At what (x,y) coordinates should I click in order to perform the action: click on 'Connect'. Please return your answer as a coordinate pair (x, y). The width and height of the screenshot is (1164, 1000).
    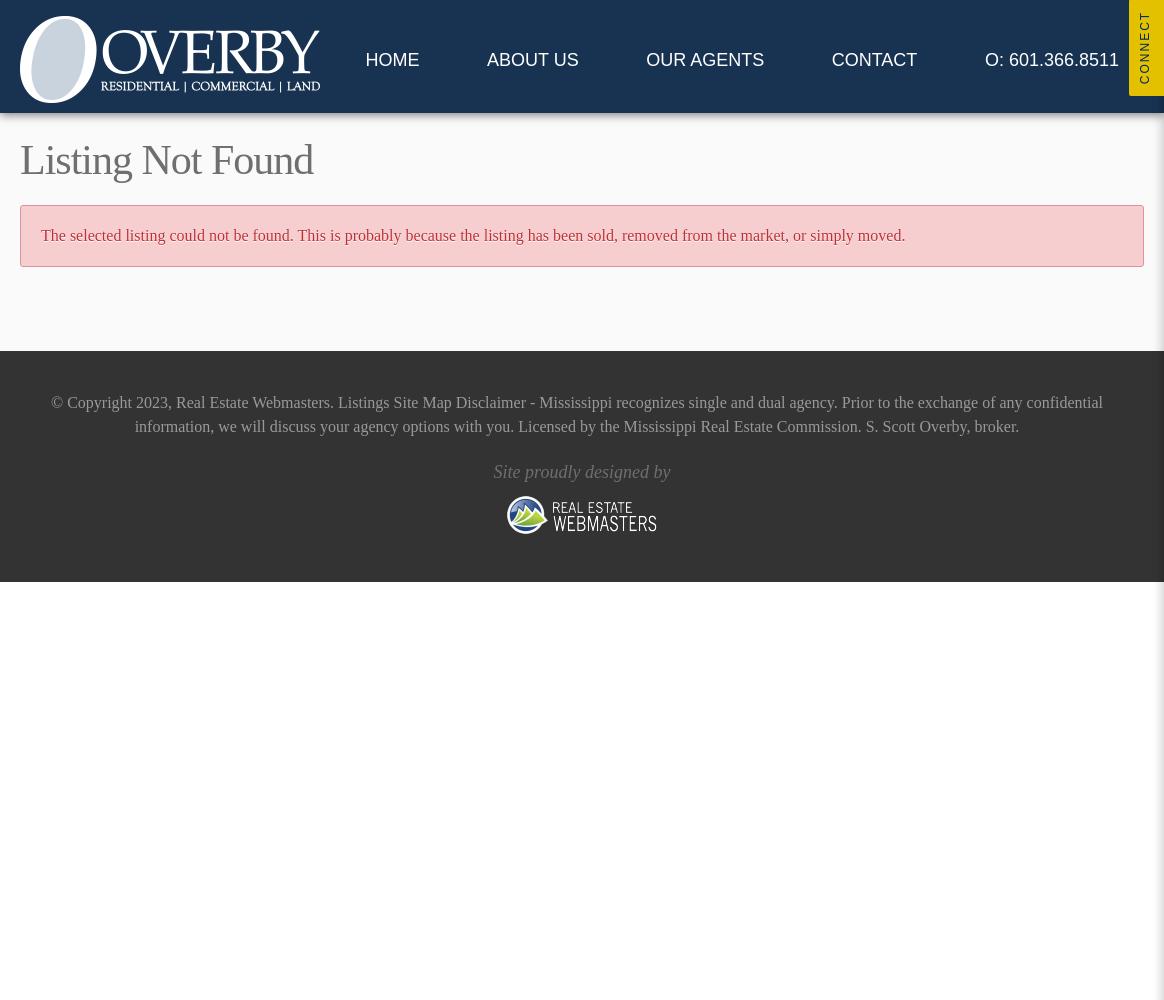
    Looking at the image, I should click on (1137, 47).